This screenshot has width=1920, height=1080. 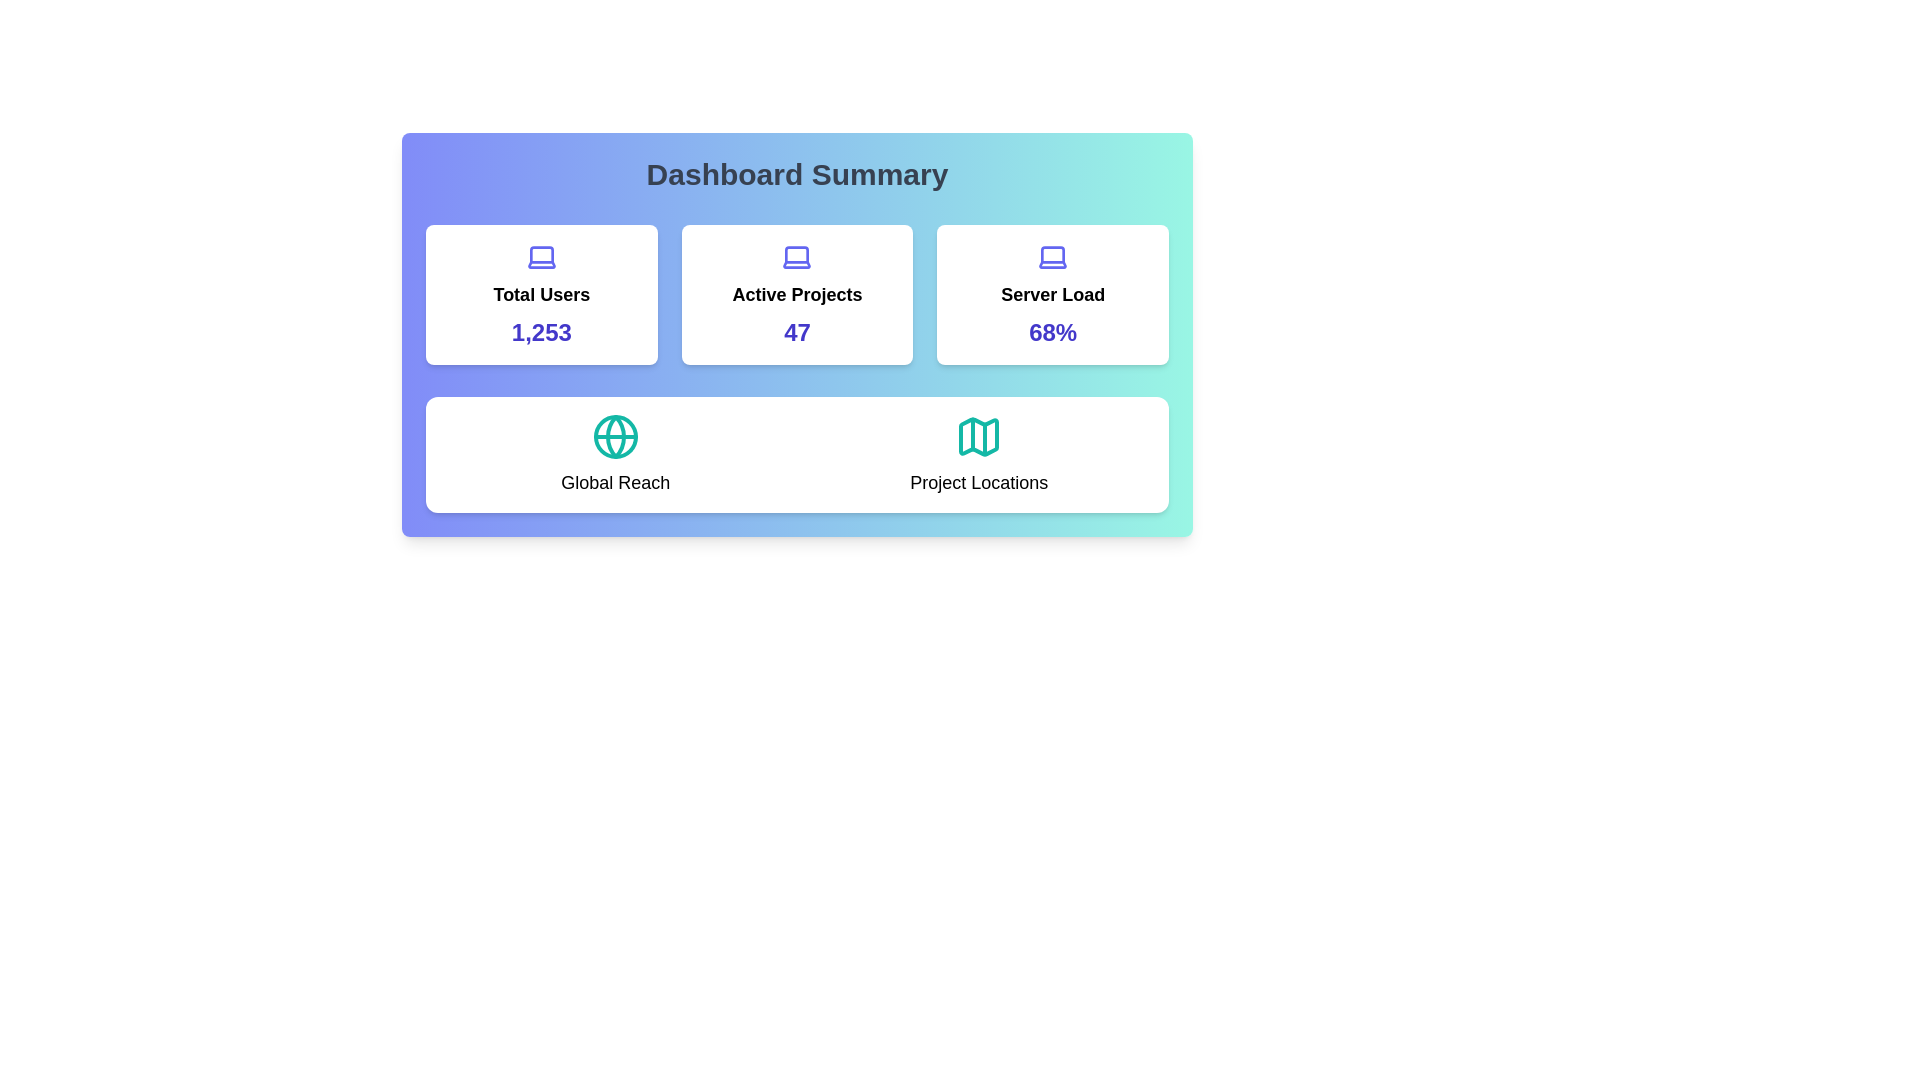 I want to click on the 'Global Reach' label with a globe-shaped icon, which is teal and has black text, positioned in the bottom left section of the dashboard, so click(x=614, y=455).